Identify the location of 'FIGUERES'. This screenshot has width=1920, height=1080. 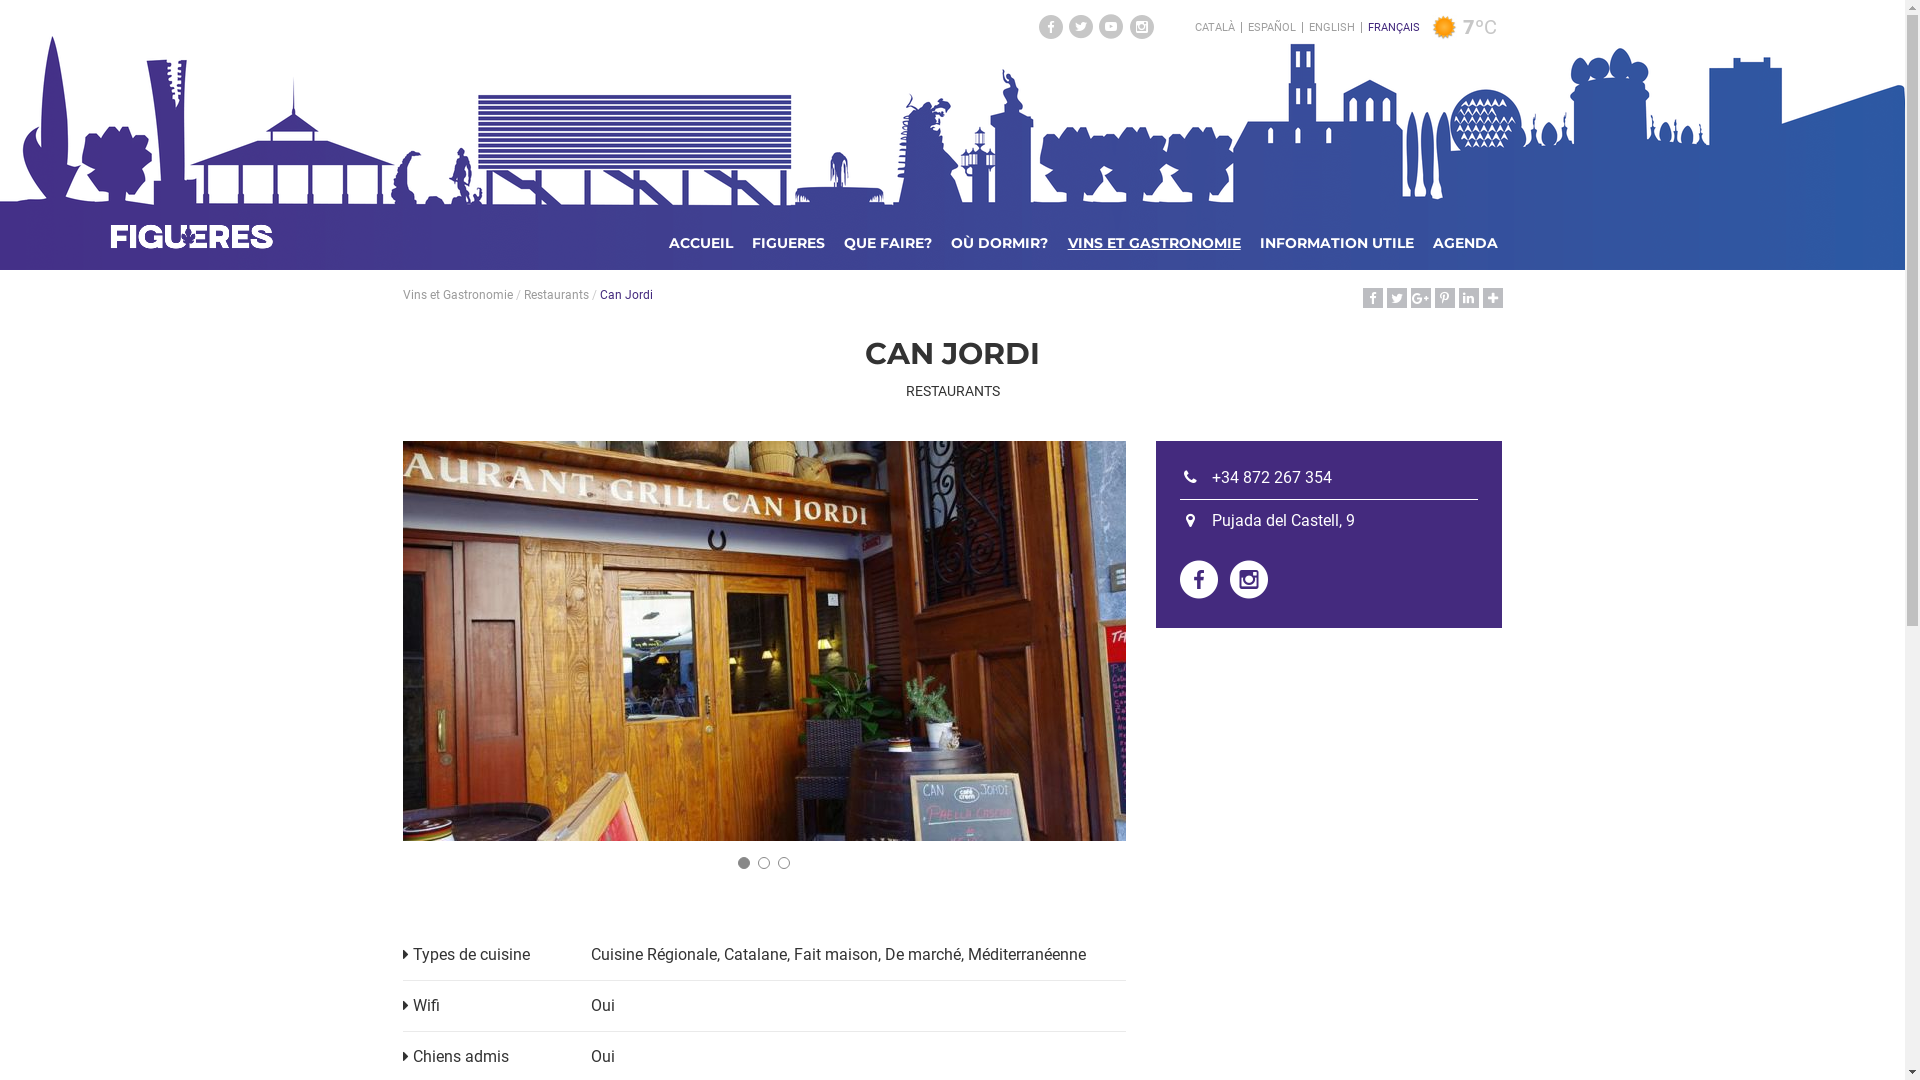
(787, 242).